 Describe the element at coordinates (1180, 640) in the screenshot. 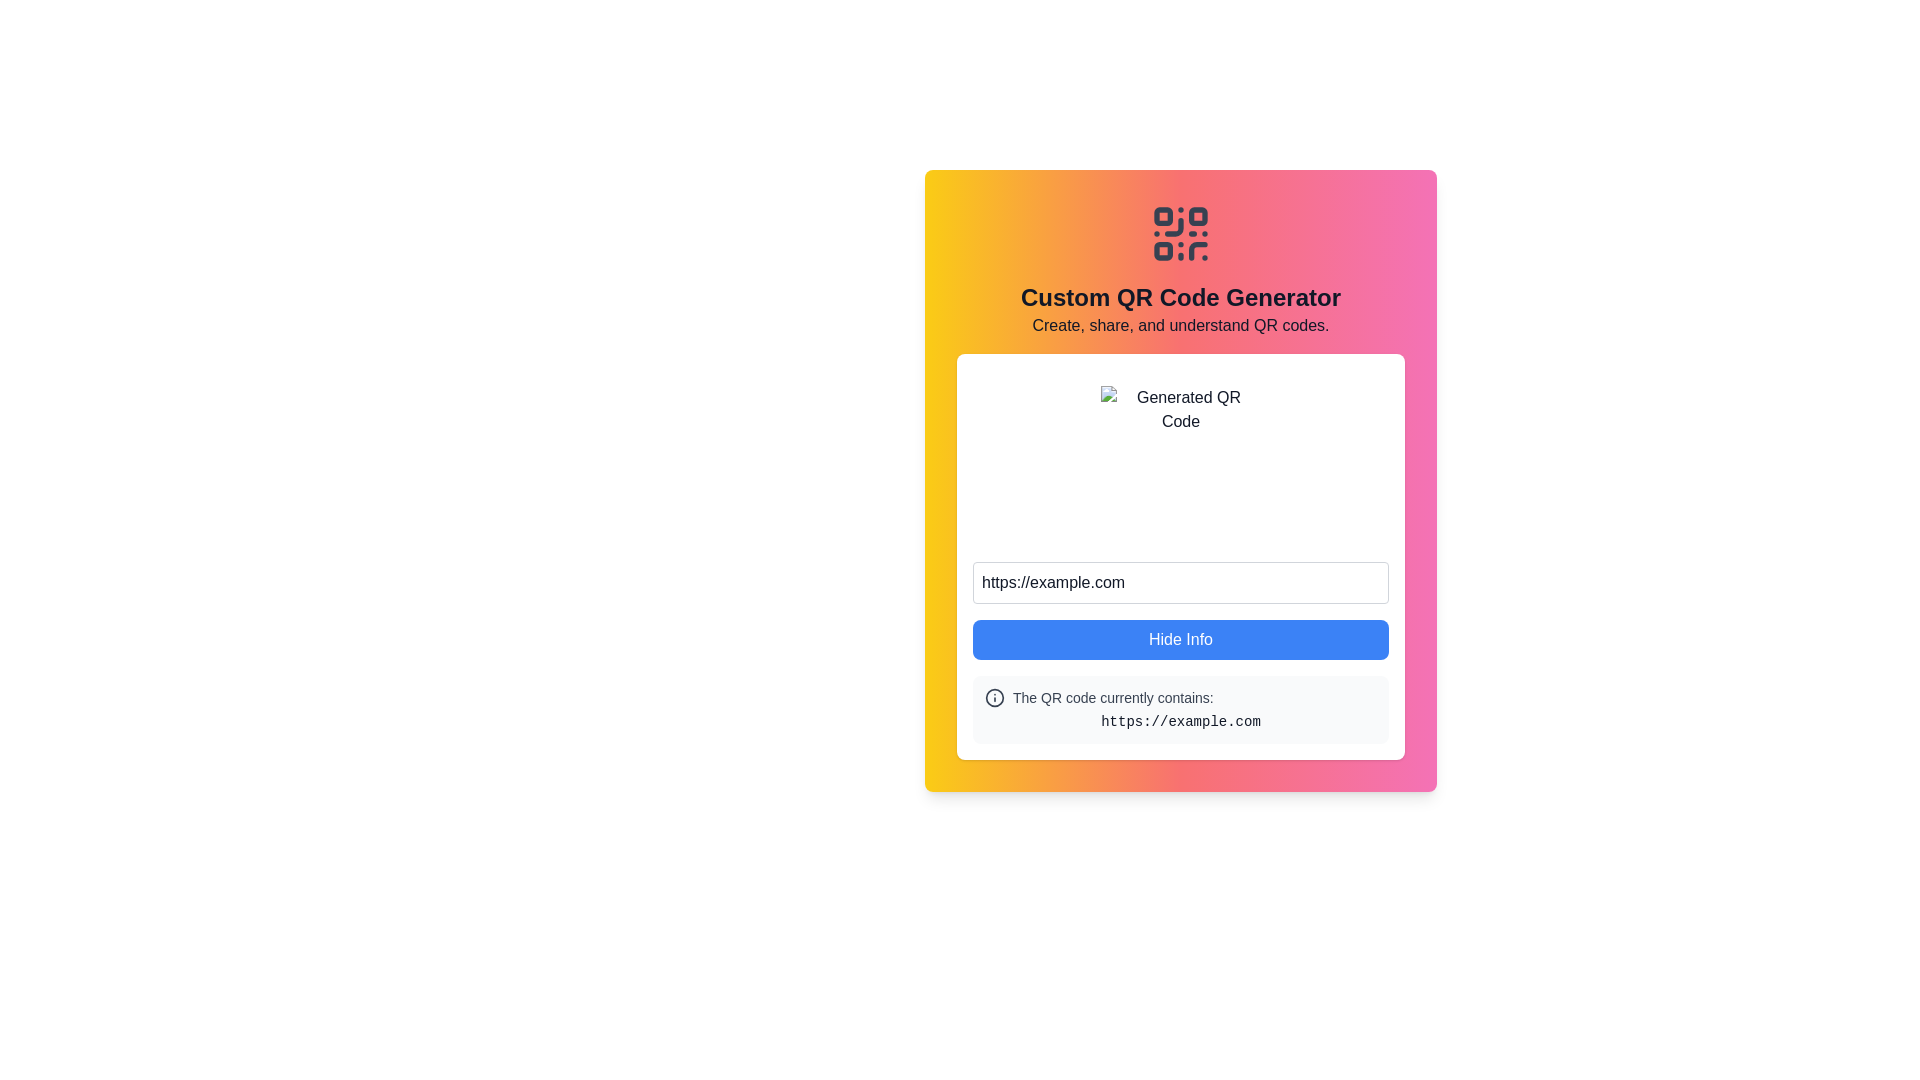

I see `the 'Hide Info' button, which is a blue rectangular button with white text, located below the text input field and above the information box` at that location.